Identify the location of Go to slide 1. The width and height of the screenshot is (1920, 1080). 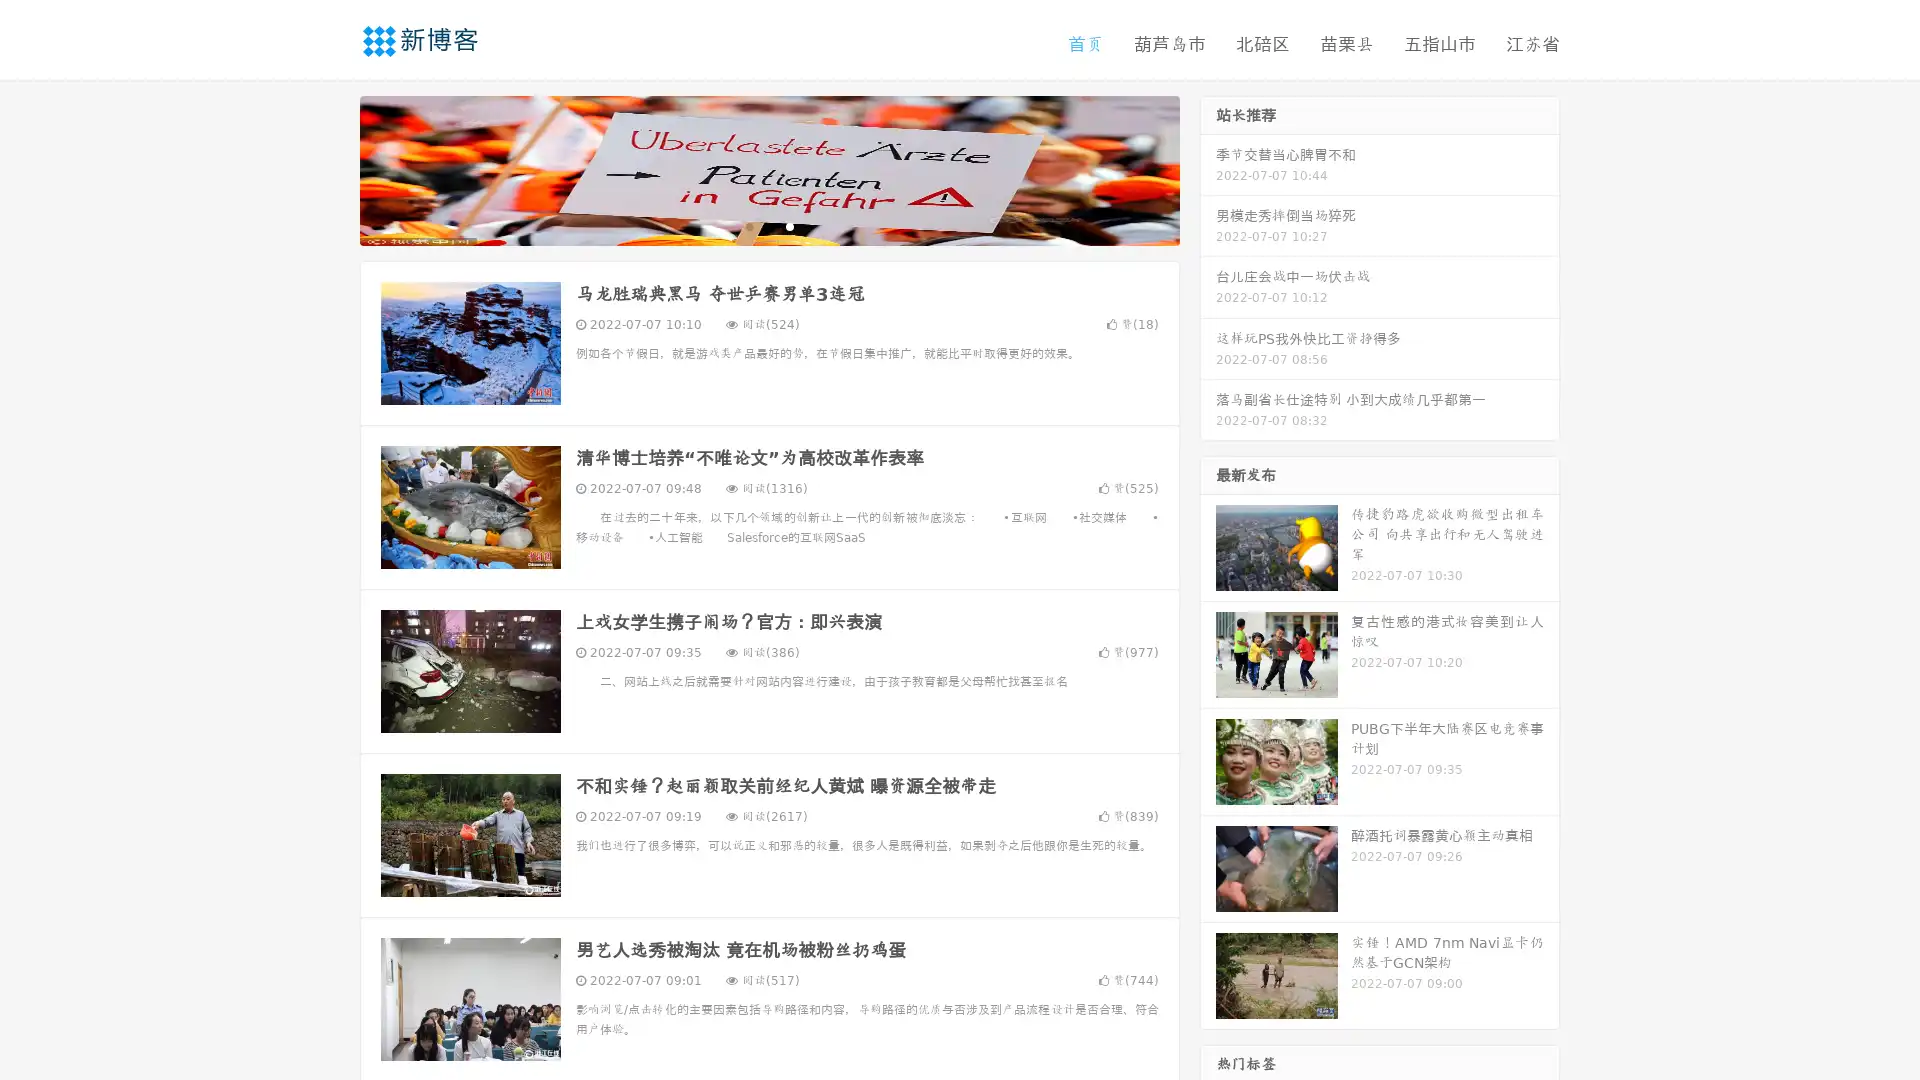
(748, 225).